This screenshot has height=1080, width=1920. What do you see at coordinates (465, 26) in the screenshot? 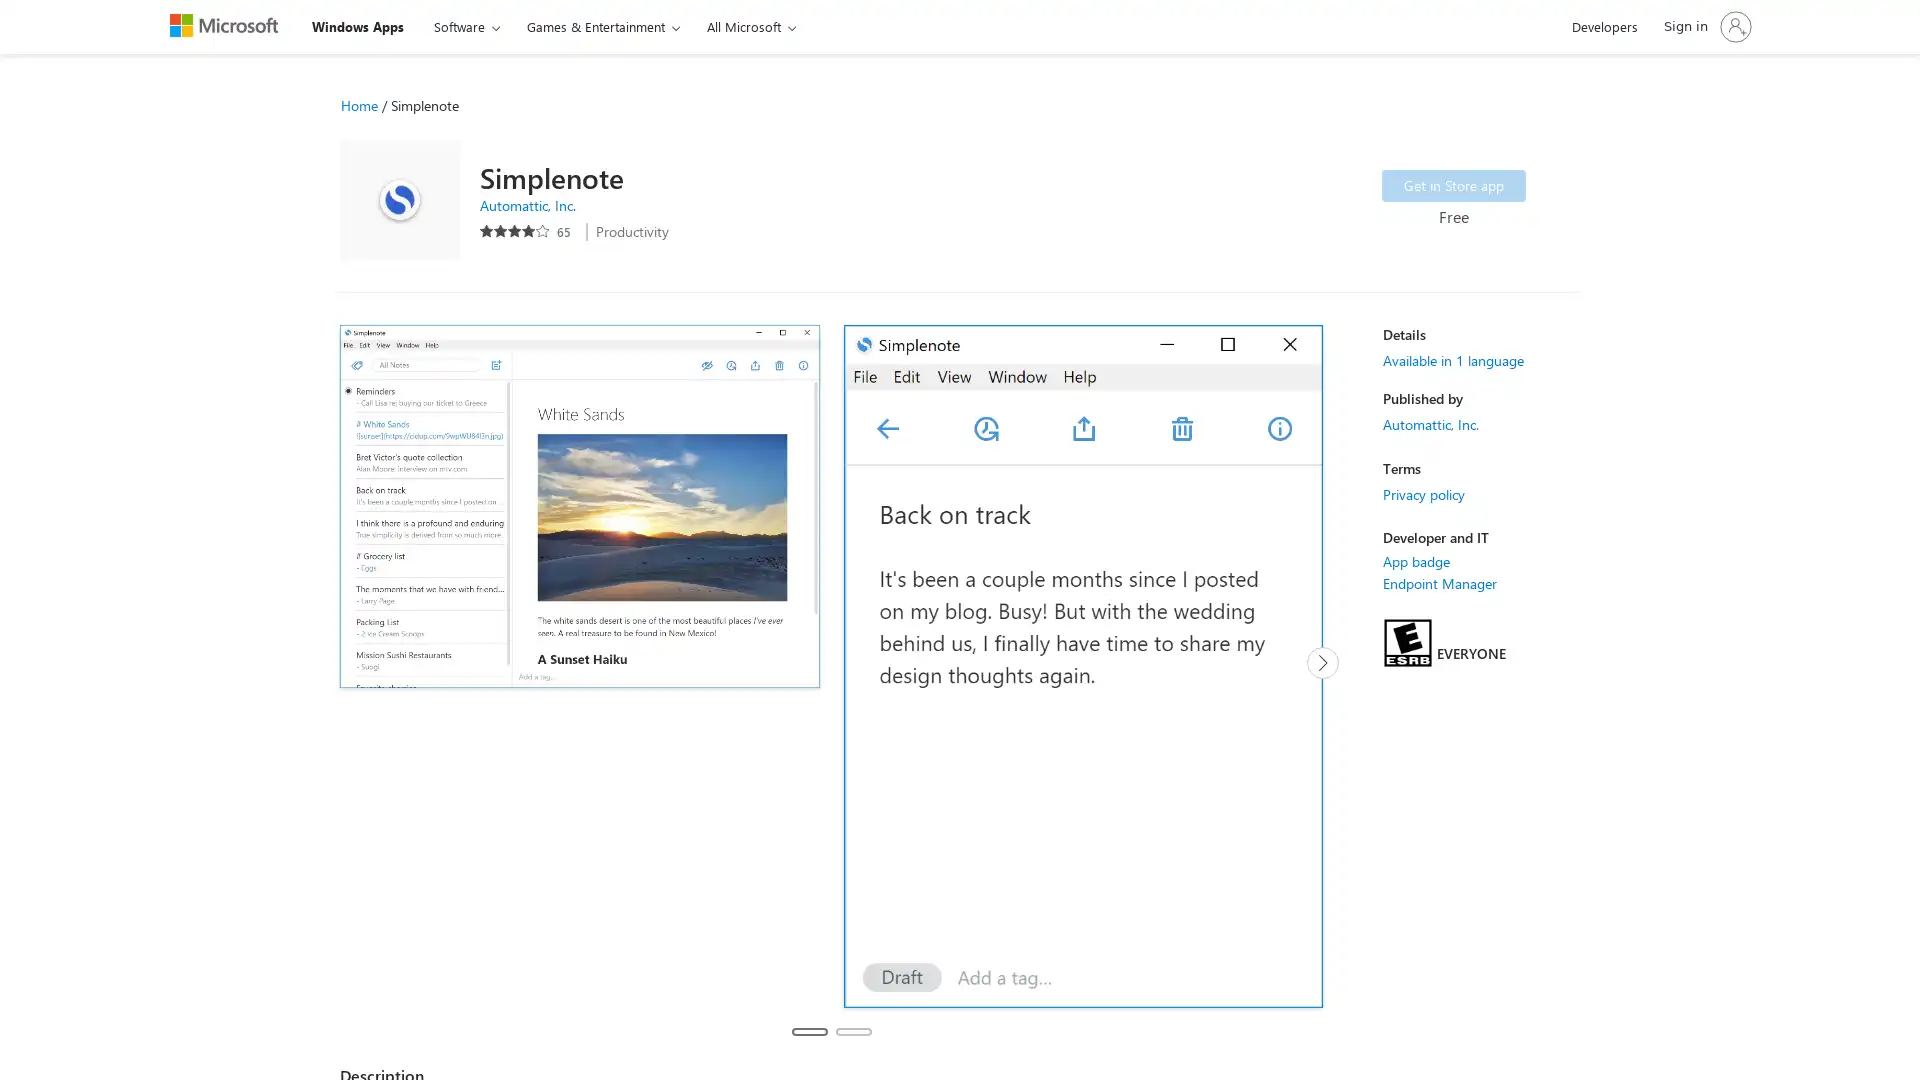
I see `Software` at bounding box center [465, 26].